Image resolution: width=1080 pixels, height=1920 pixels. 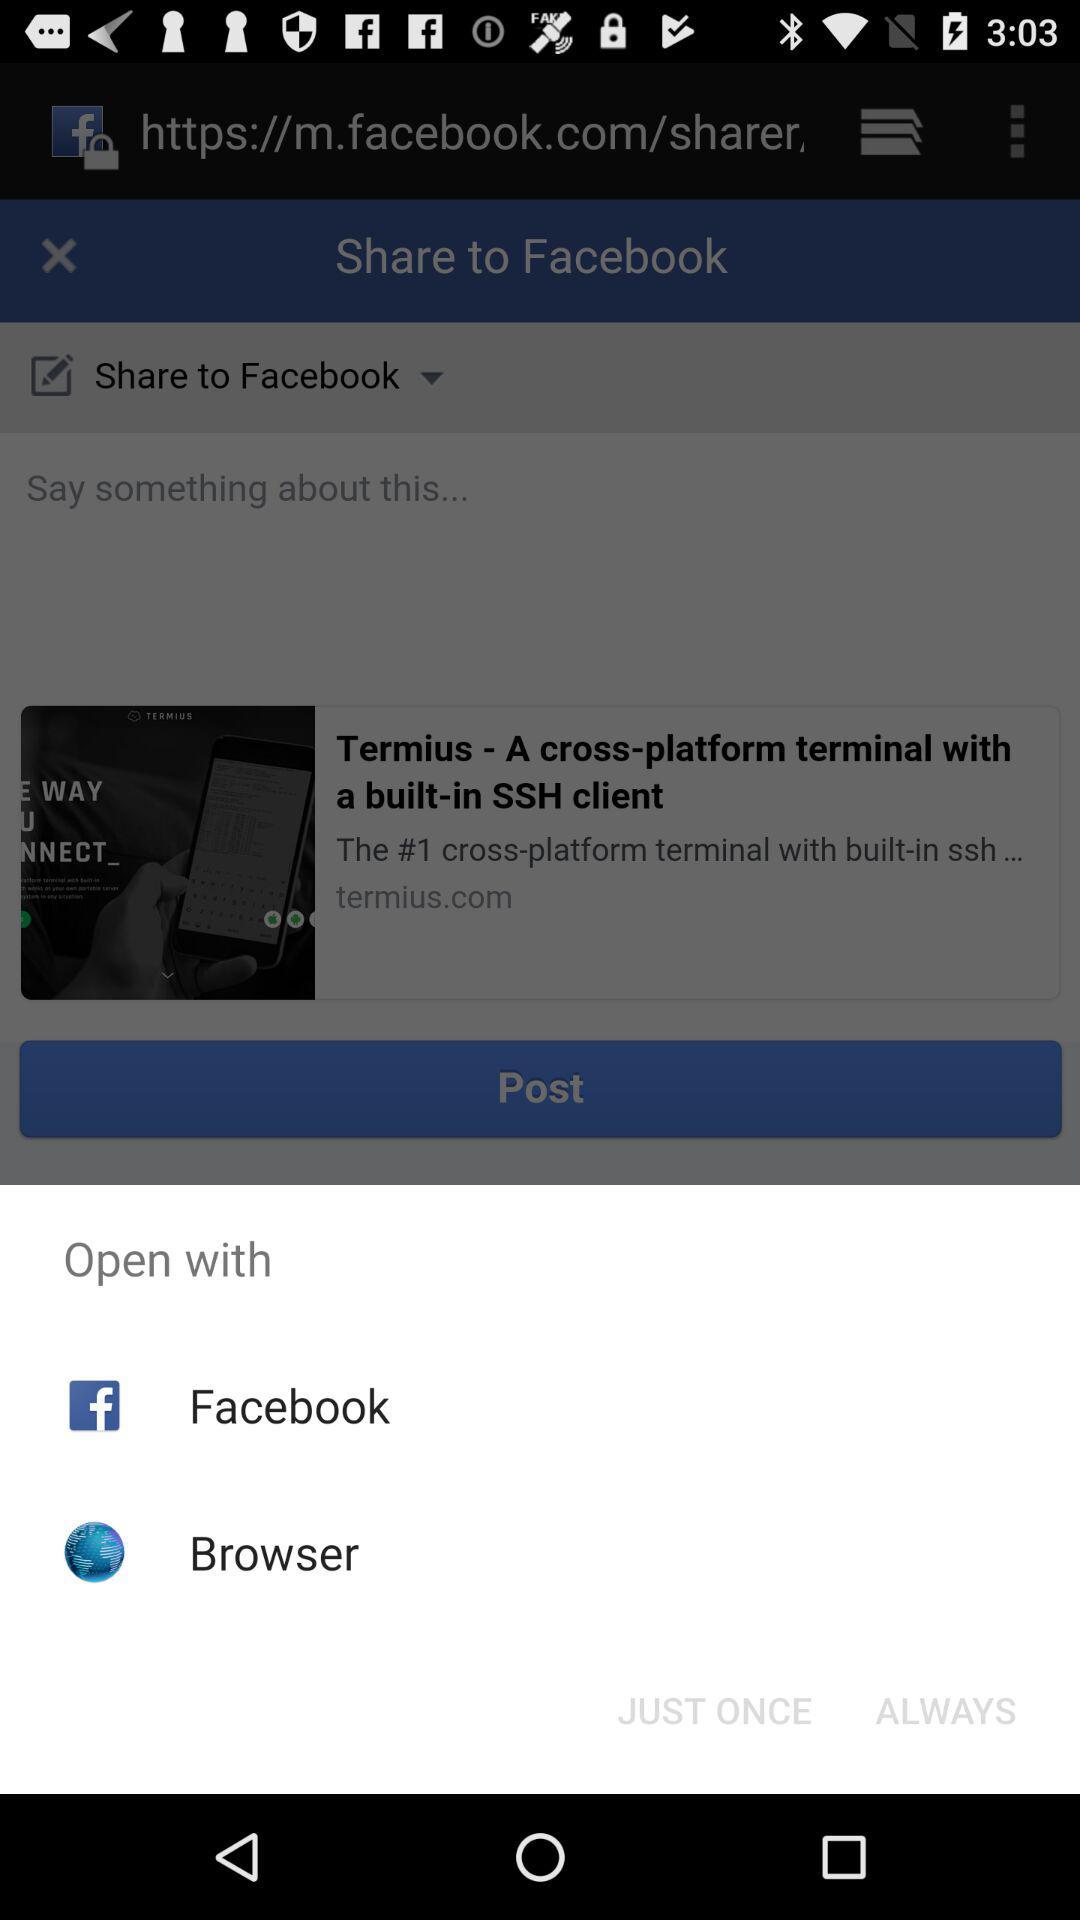 What do you see at coordinates (274, 1551) in the screenshot?
I see `icon below the facebook app` at bounding box center [274, 1551].